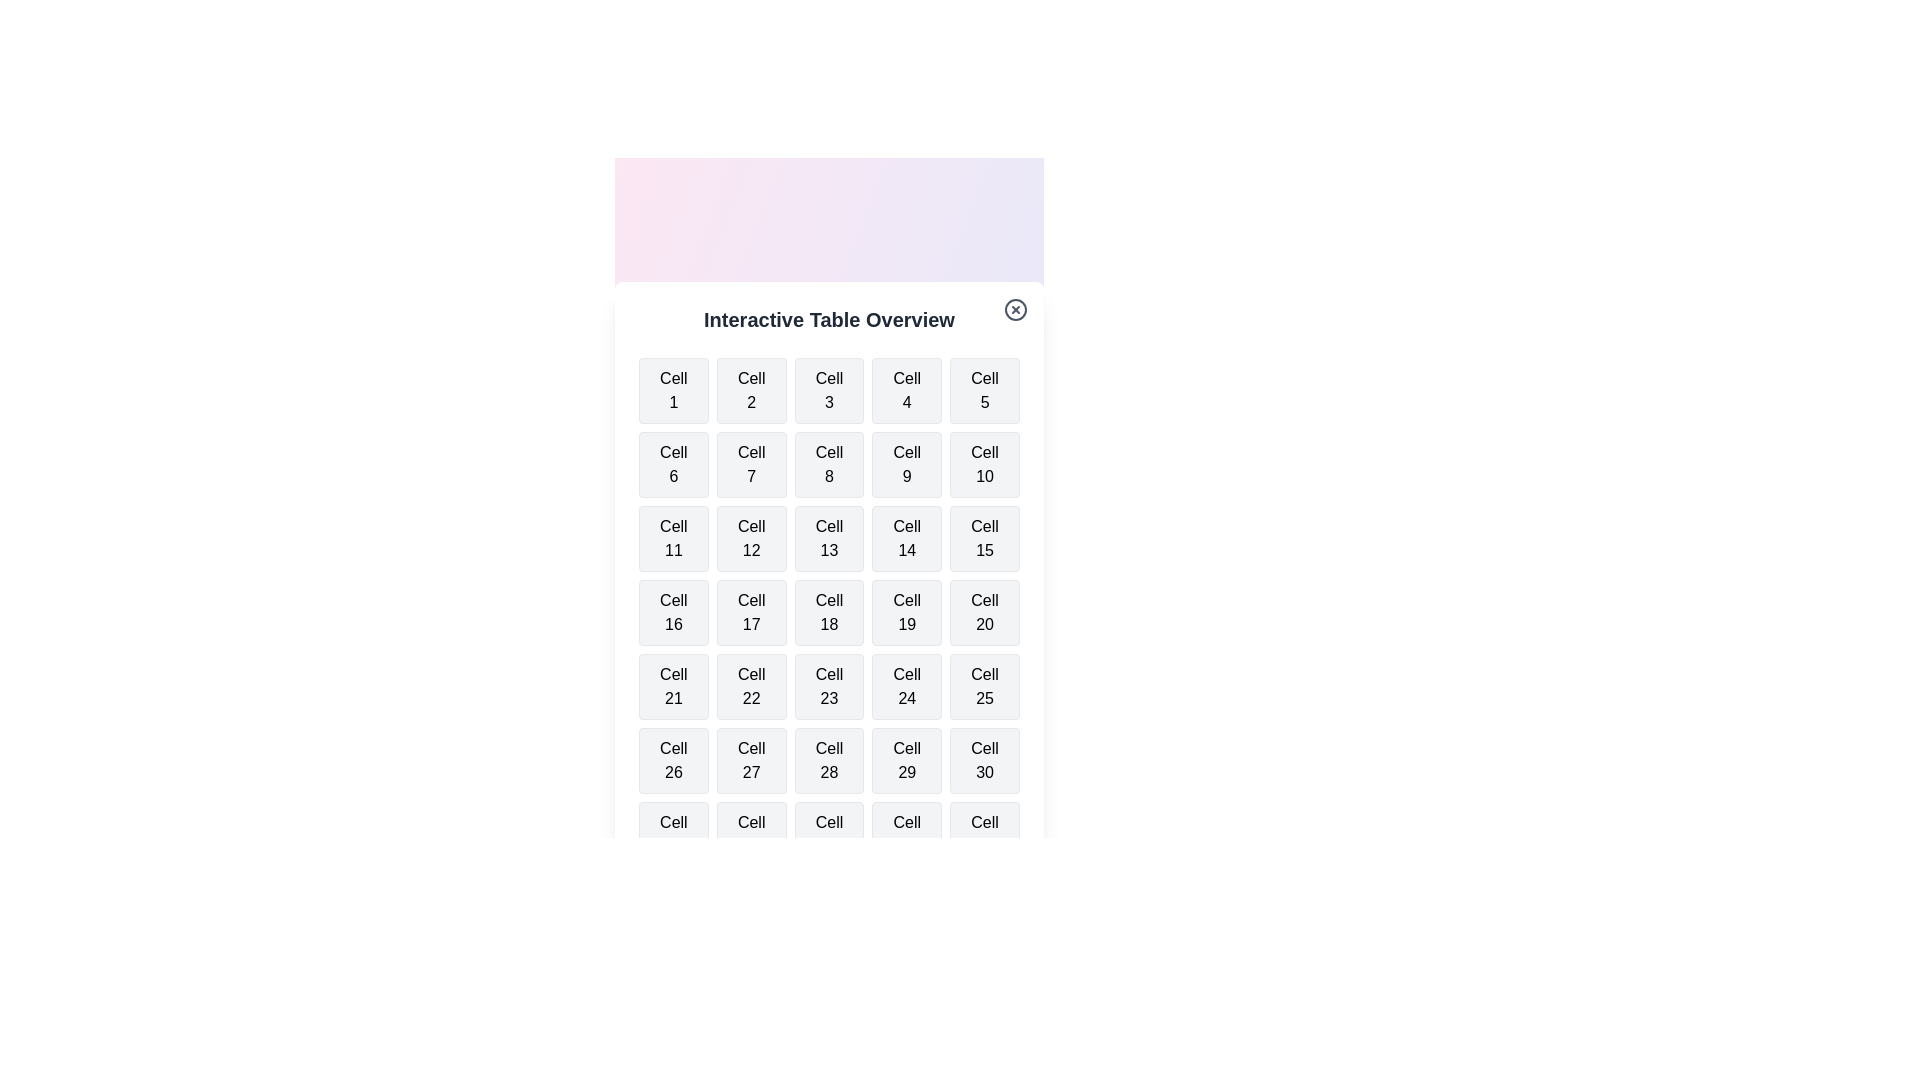 This screenshot has width=1920, height=1080. Describe the element at coordinates (1016, 309) in the screenshot. I see `the close button to close the dialog` at that location.